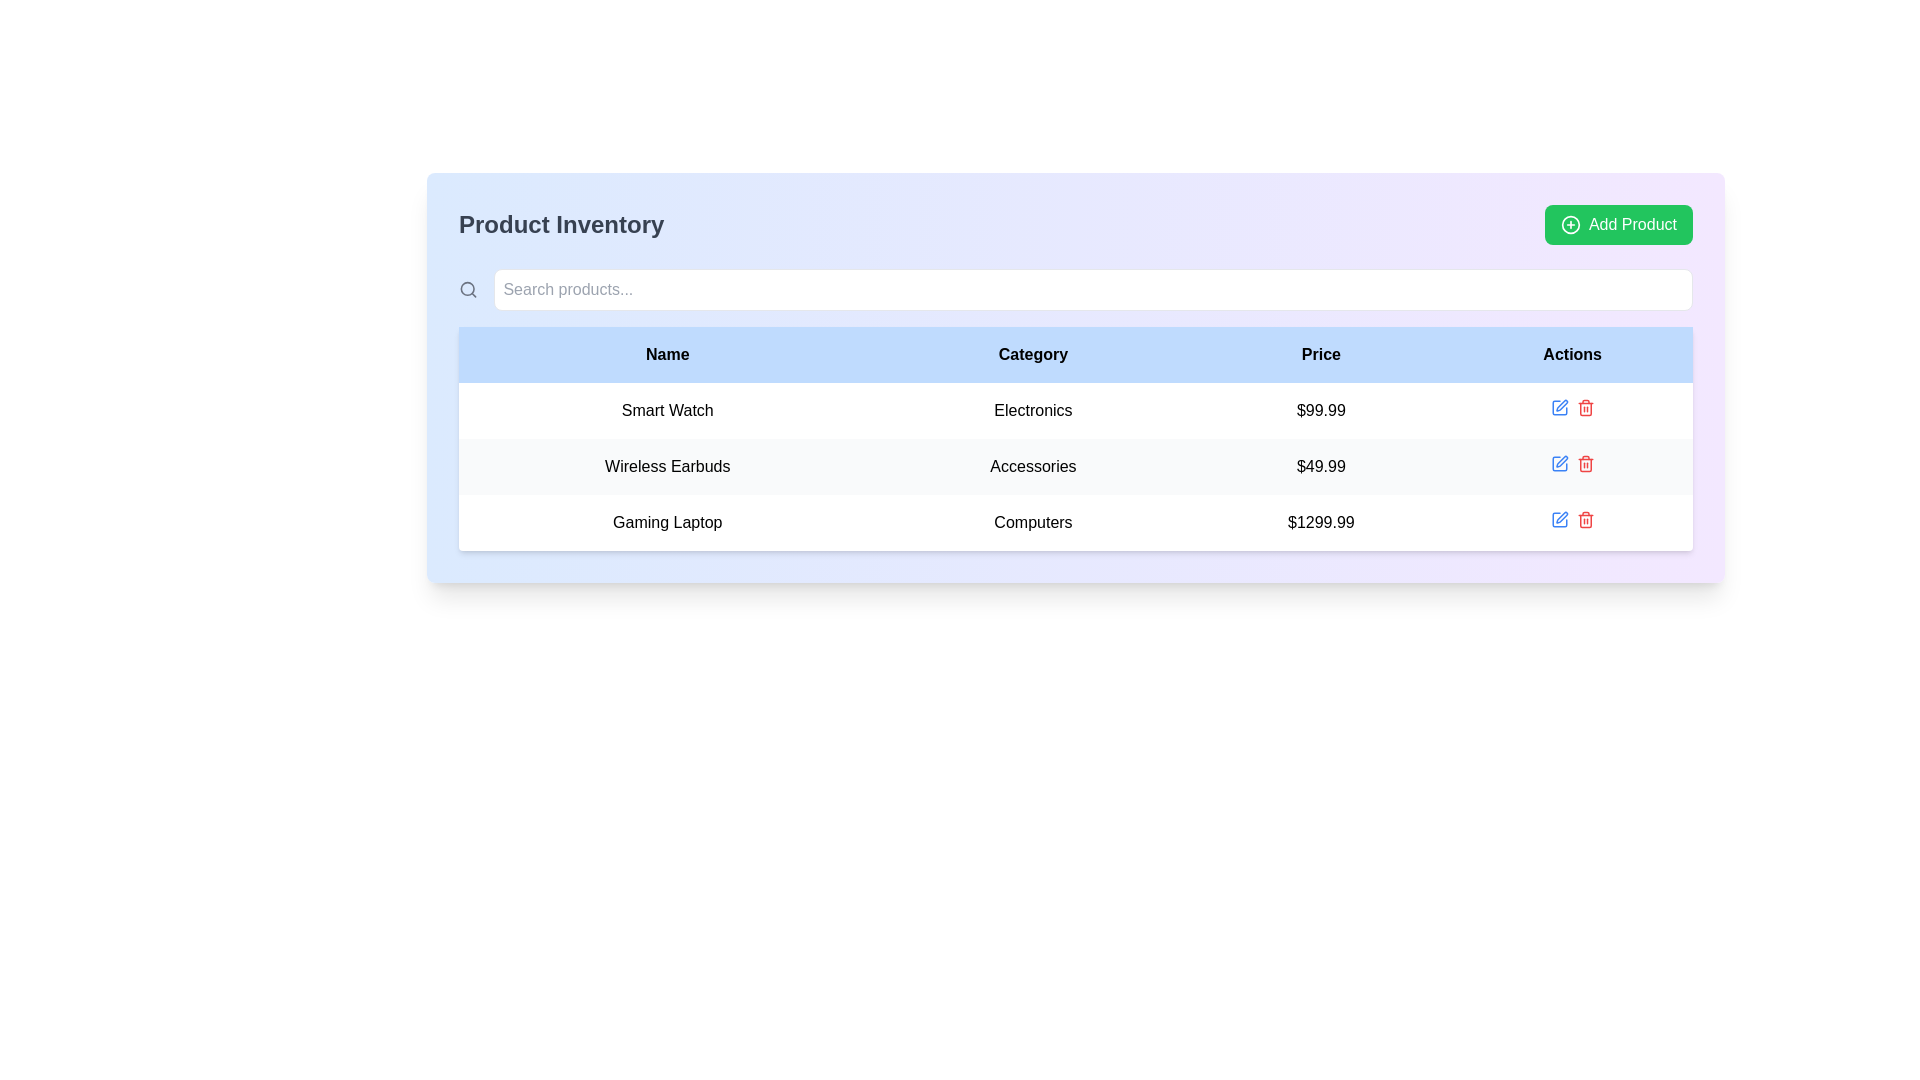 The height and width of the screenshot is (1080, 1920). What do you see at coordinates (1033, 466) in the screenshot?
I see `text element that categorizes 'Wireless Earbuds' under 'Accessories' in the second row of the table` at bounding box center [1033, 466].